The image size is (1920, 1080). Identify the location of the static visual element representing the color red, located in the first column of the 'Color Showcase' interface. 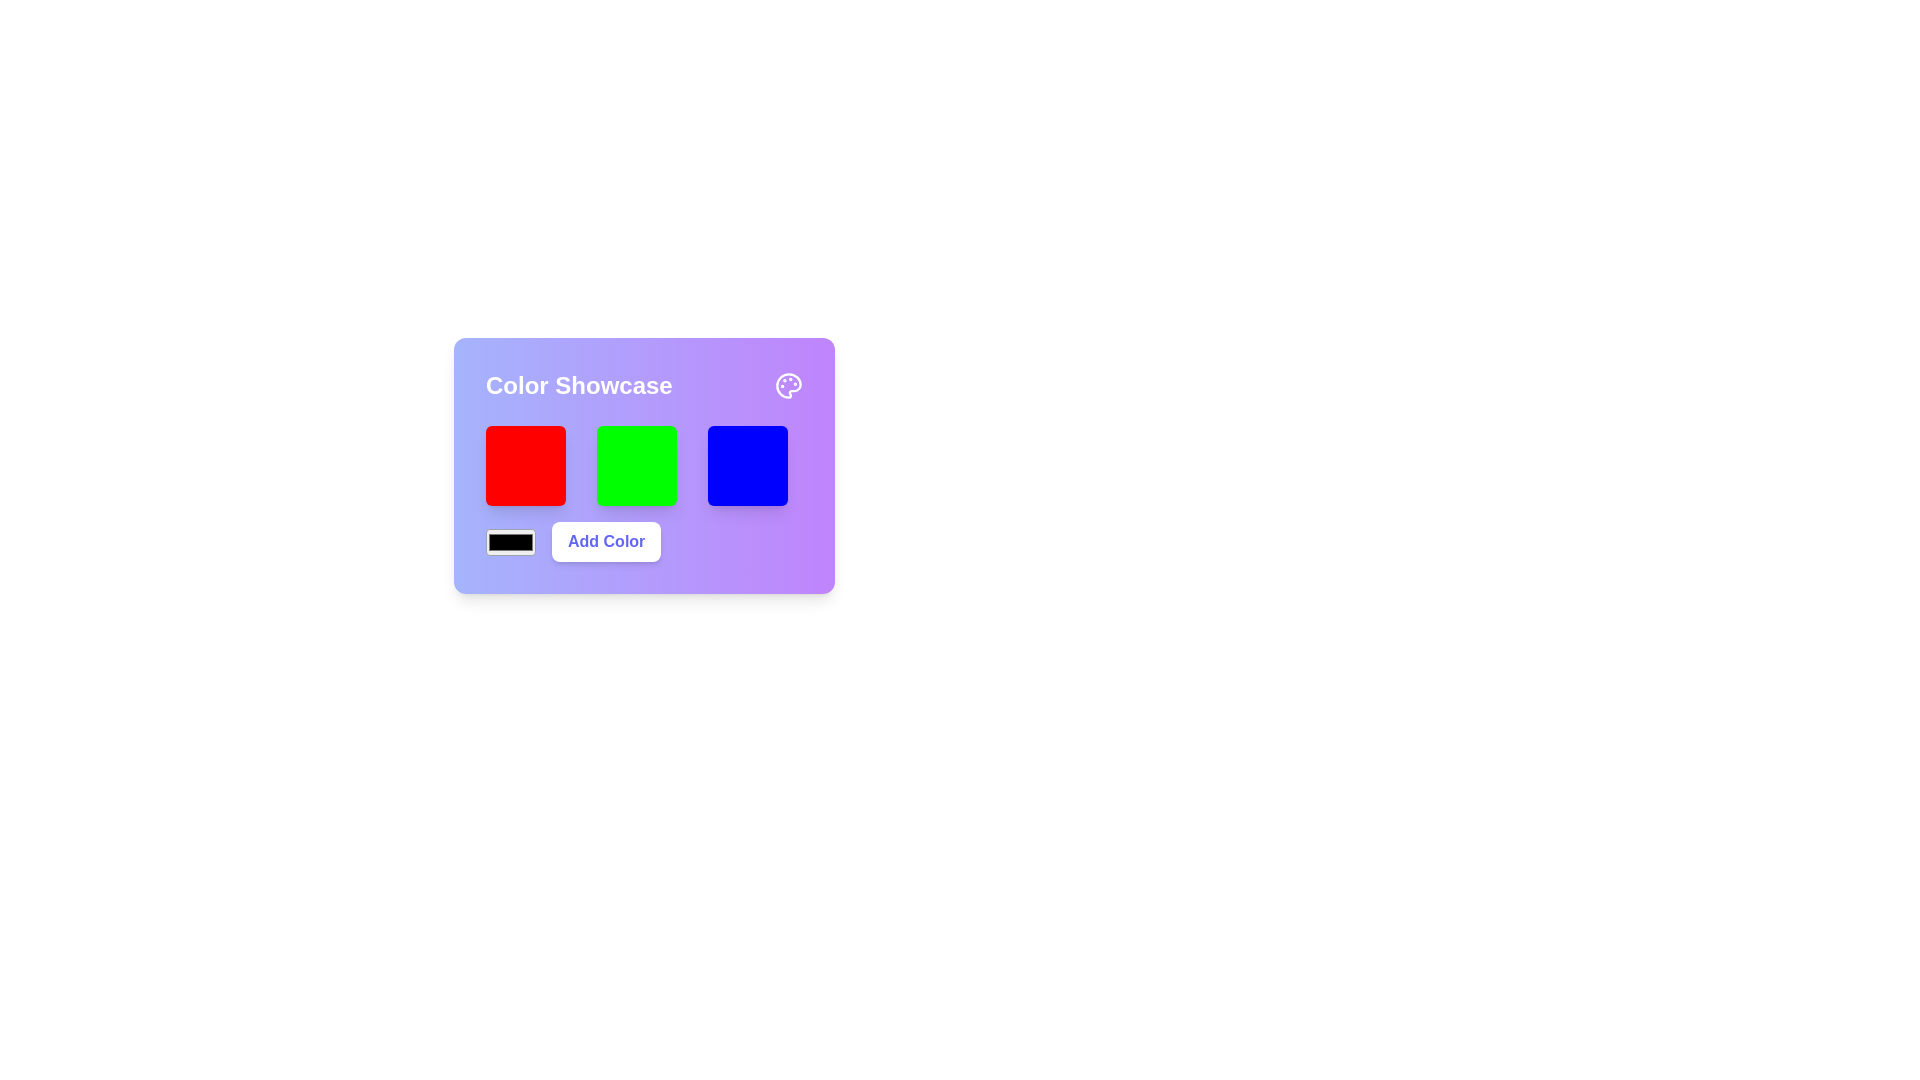
(526, 466).